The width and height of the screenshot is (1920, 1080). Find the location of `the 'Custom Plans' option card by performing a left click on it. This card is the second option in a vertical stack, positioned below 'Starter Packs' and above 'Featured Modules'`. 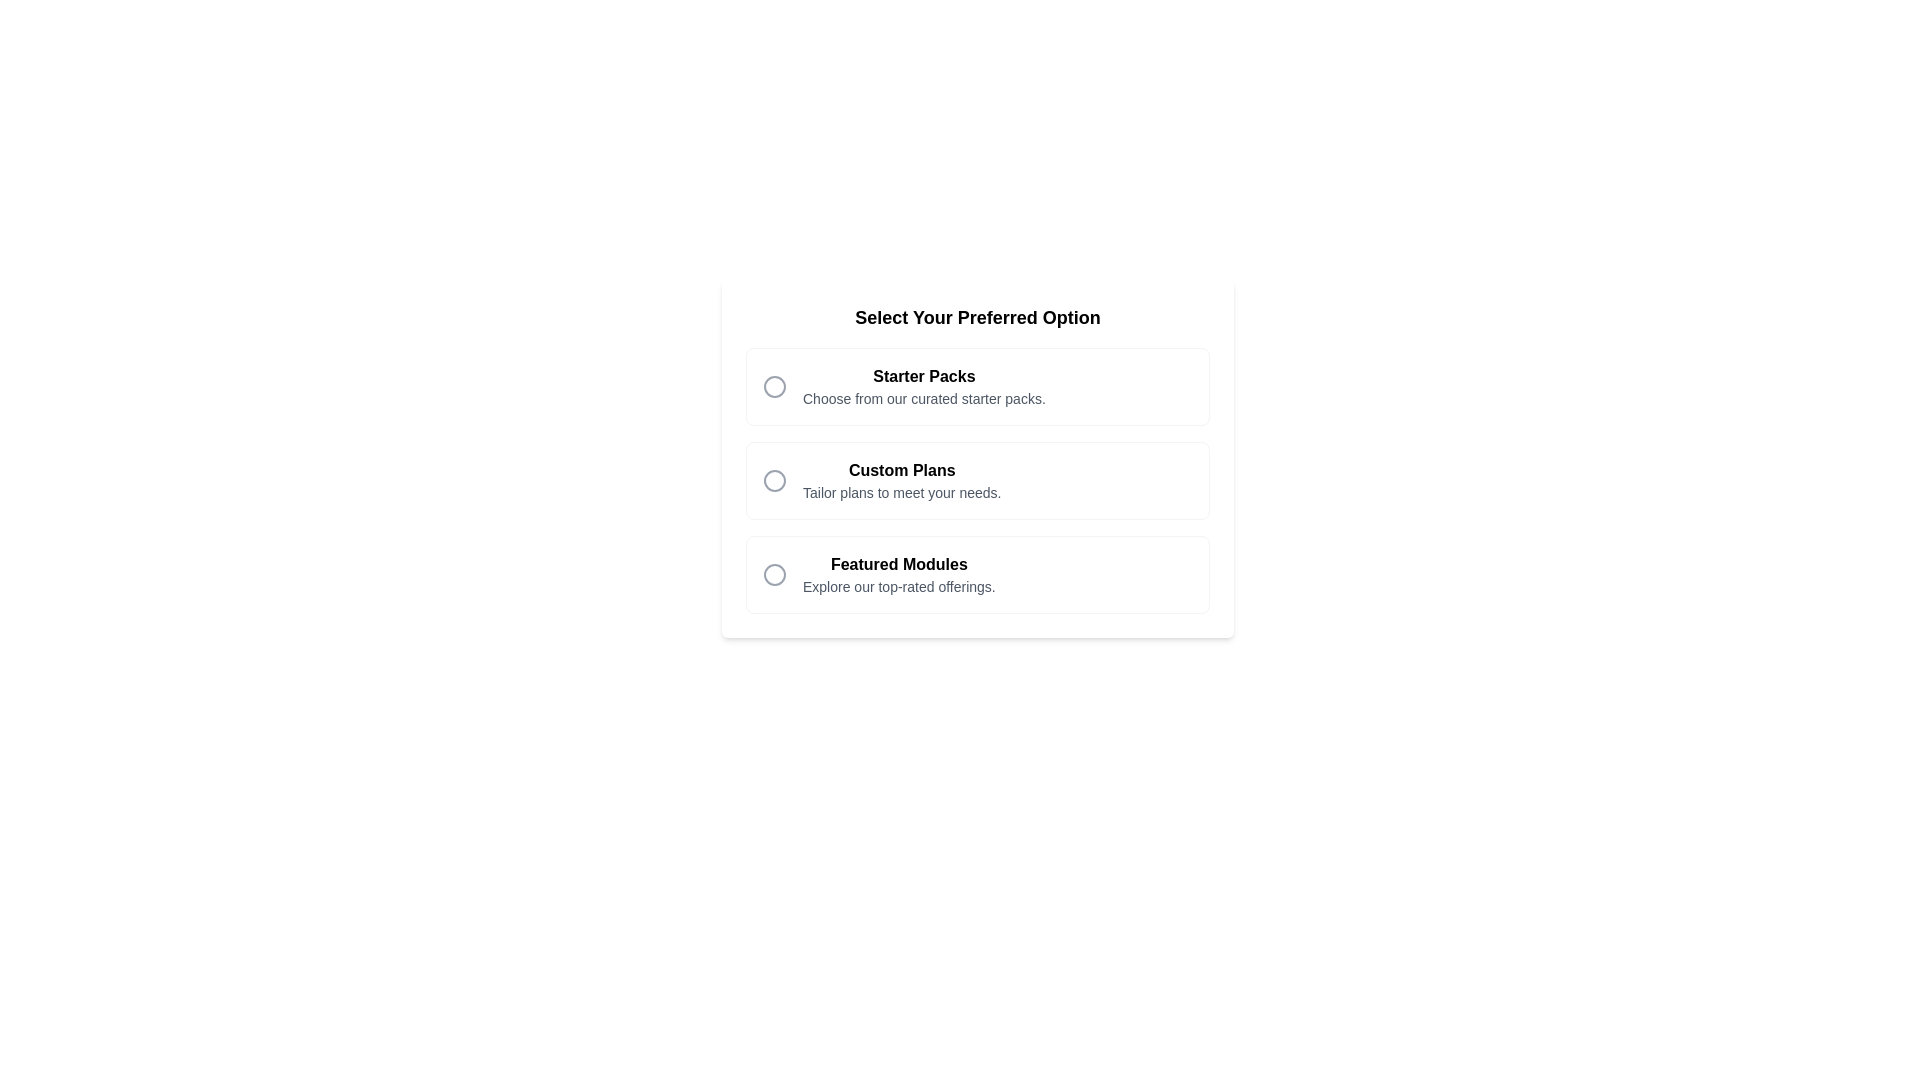

the 'Custom Plans' option card by performing a left click on it. This card is the second option in a vertical stack, positioned below 'Starter Packs' and above 'Featured Modules' is located at coordinates (978, 481).